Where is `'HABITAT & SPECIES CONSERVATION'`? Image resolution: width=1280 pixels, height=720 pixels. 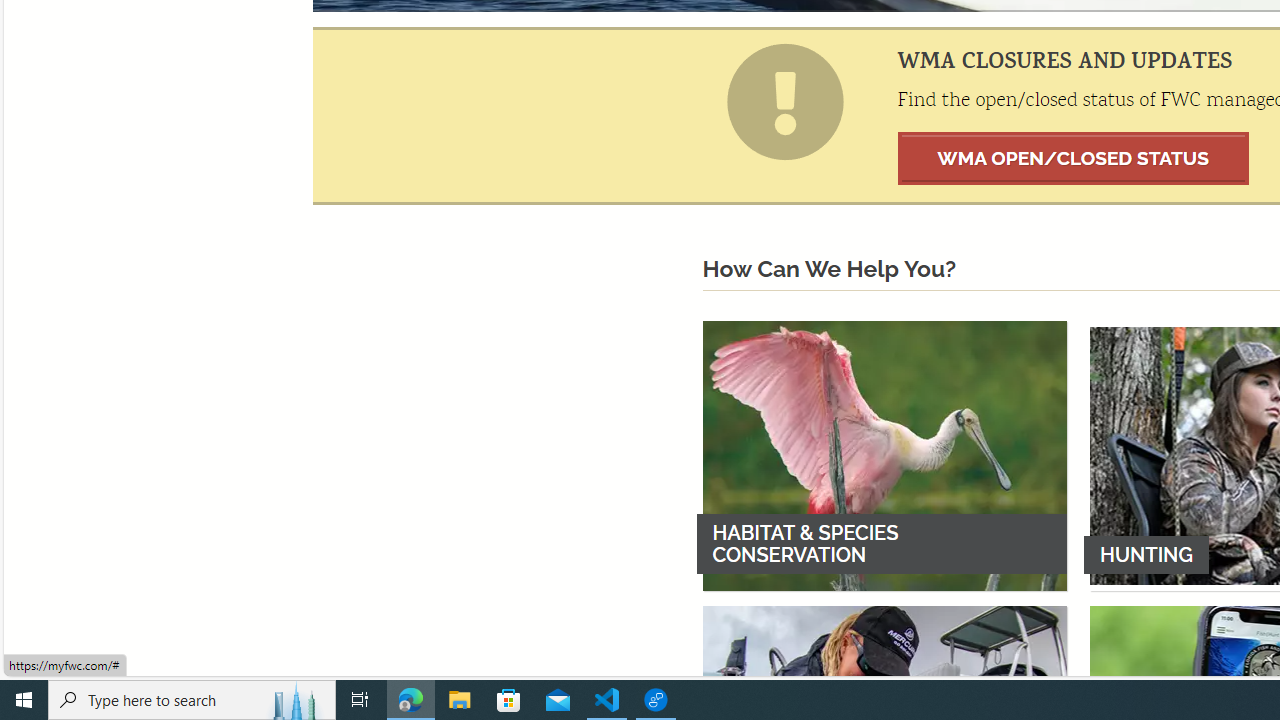 'HABITAT & SPECIES CONSERVATION' is located at coordinates (883, 455).